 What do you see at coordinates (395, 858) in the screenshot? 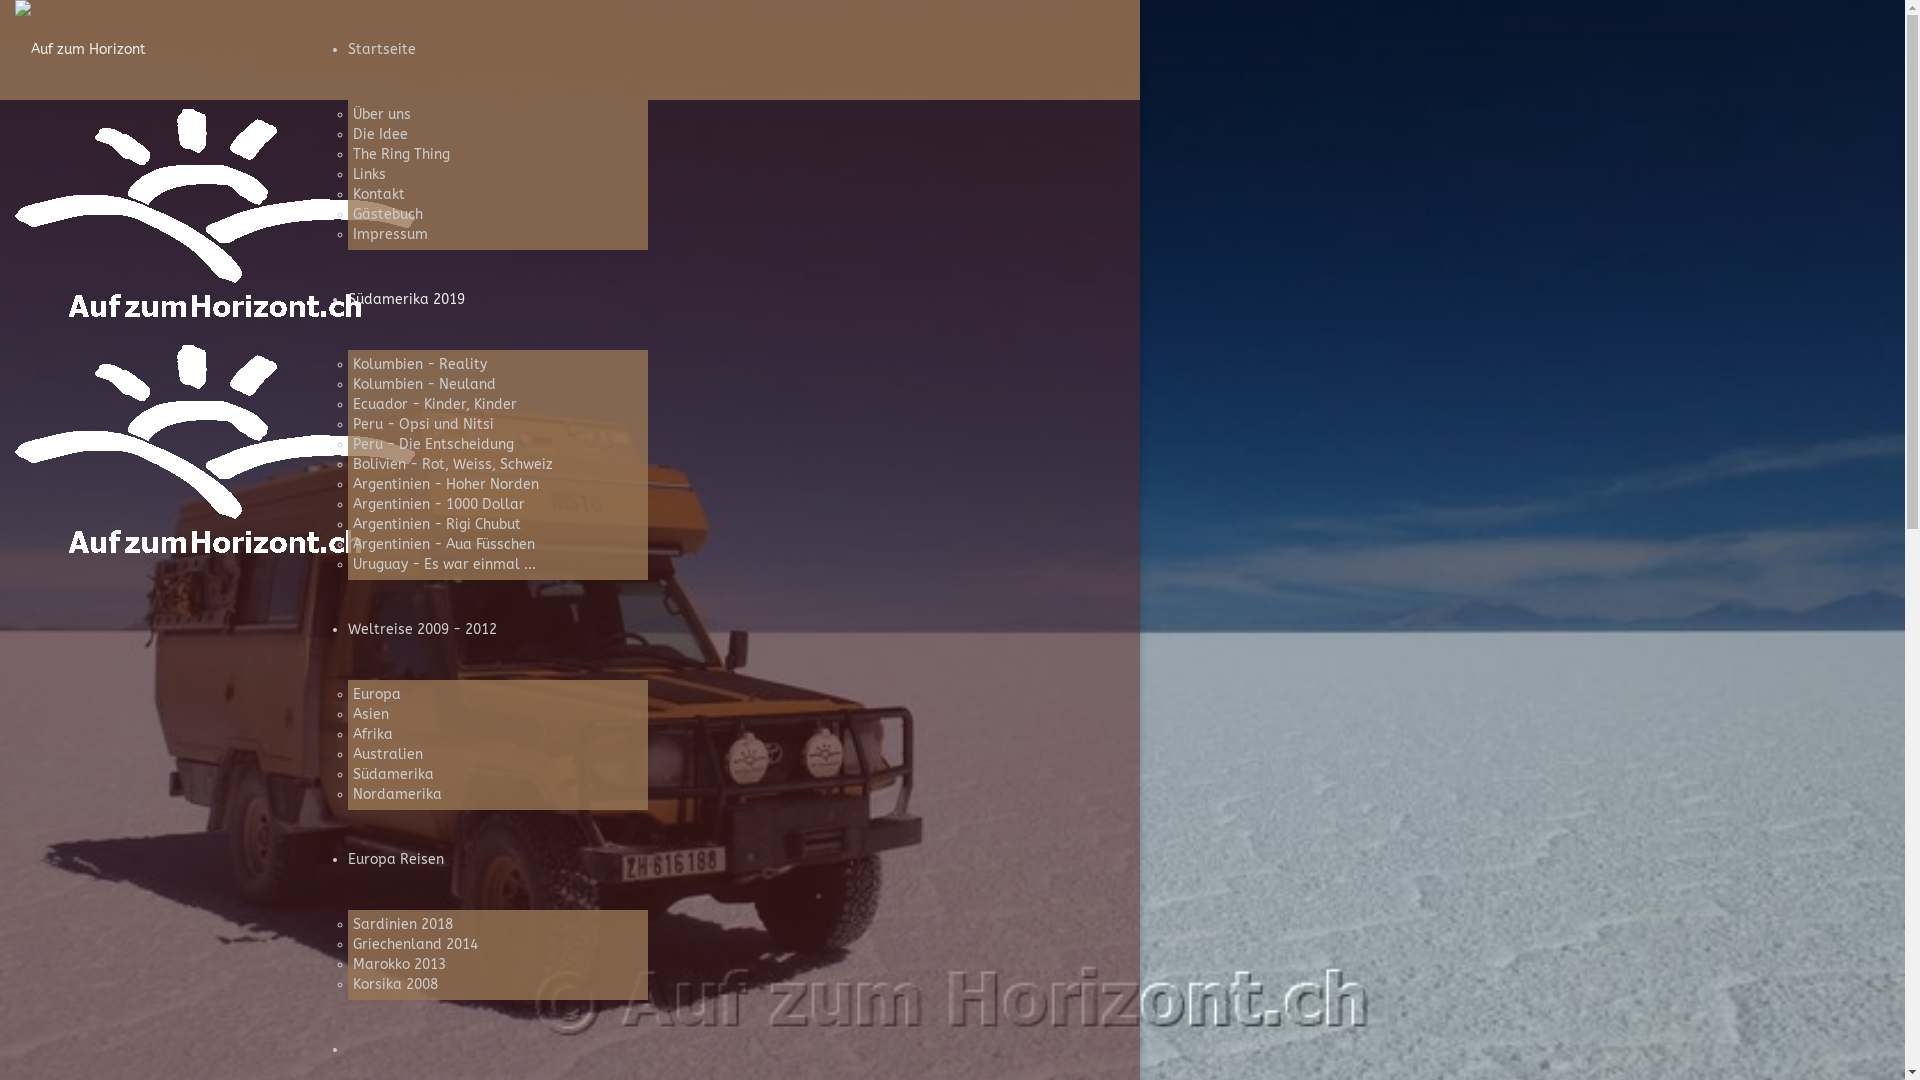
I see `'Europa Reisen'` at bounding box center [395, 858].